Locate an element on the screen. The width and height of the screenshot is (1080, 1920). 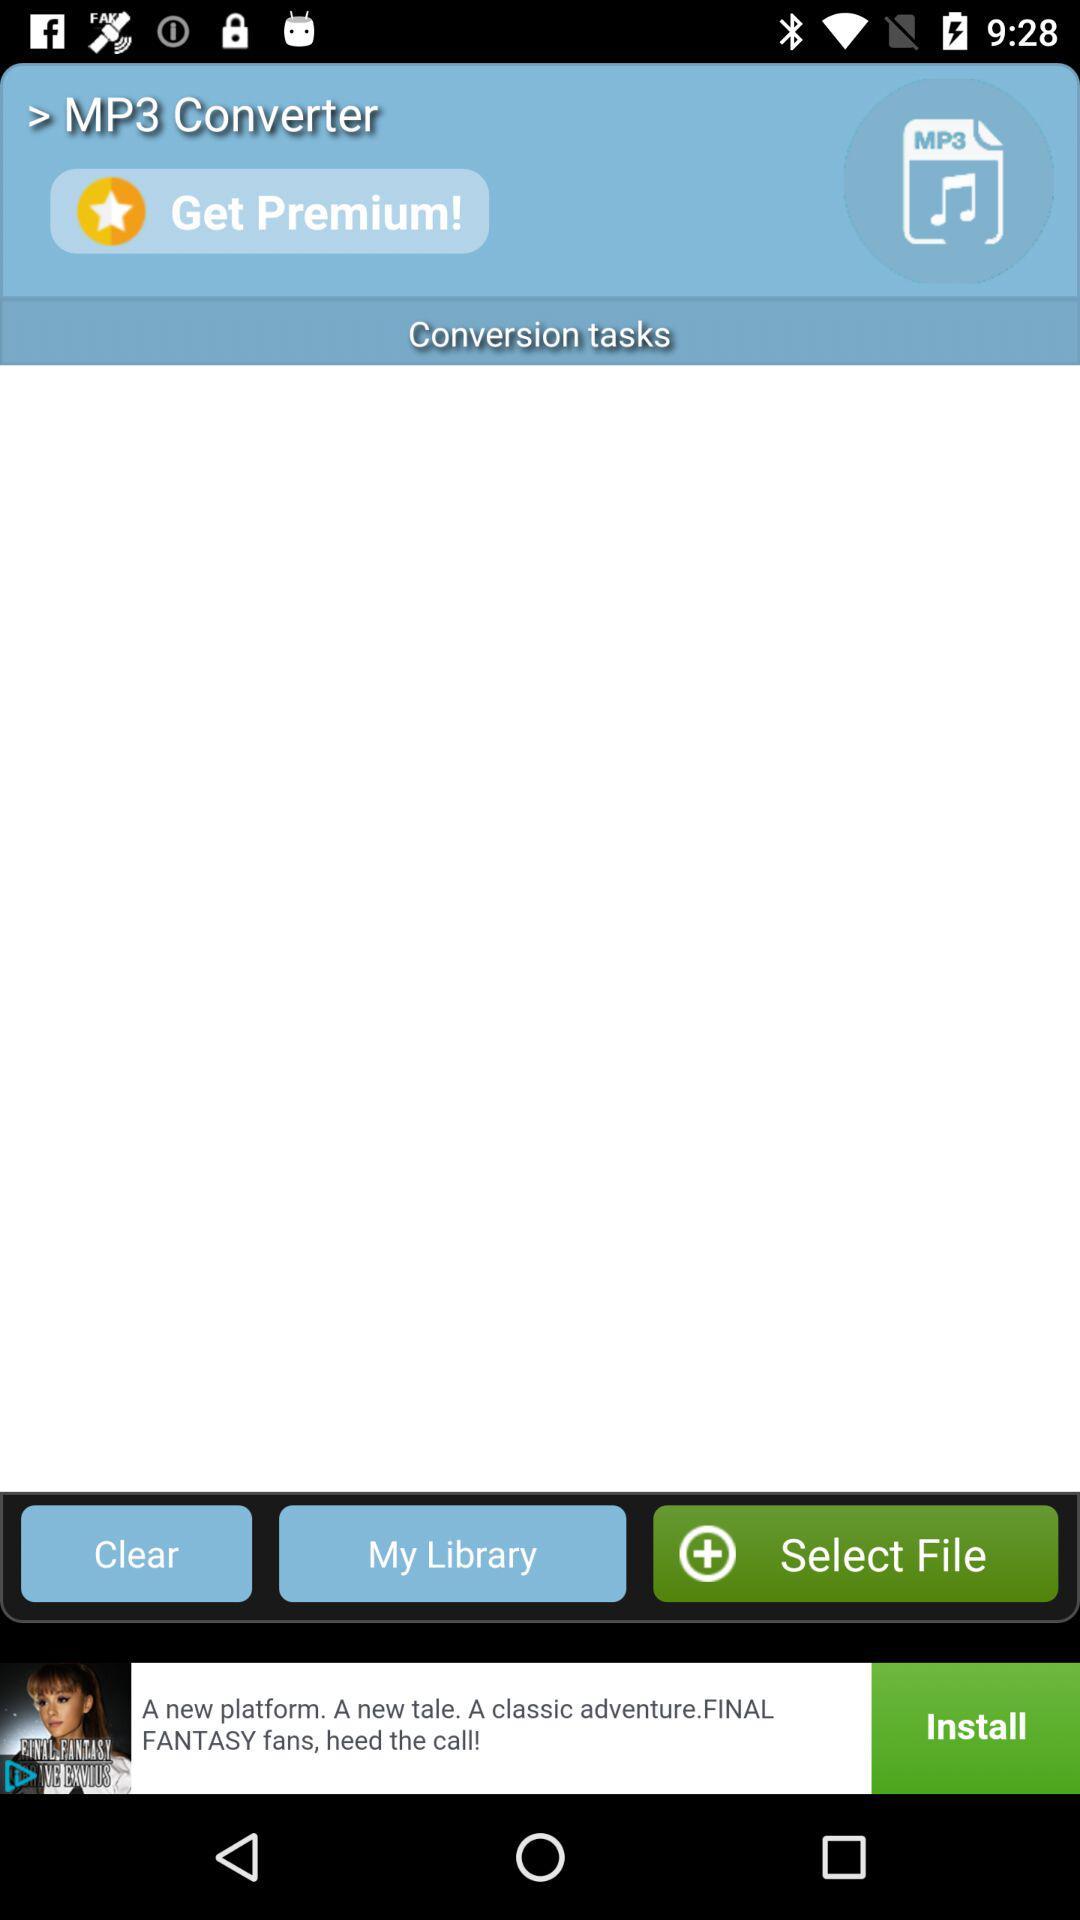
icon above the conversion tasks item is located at coordinates (268, 211).